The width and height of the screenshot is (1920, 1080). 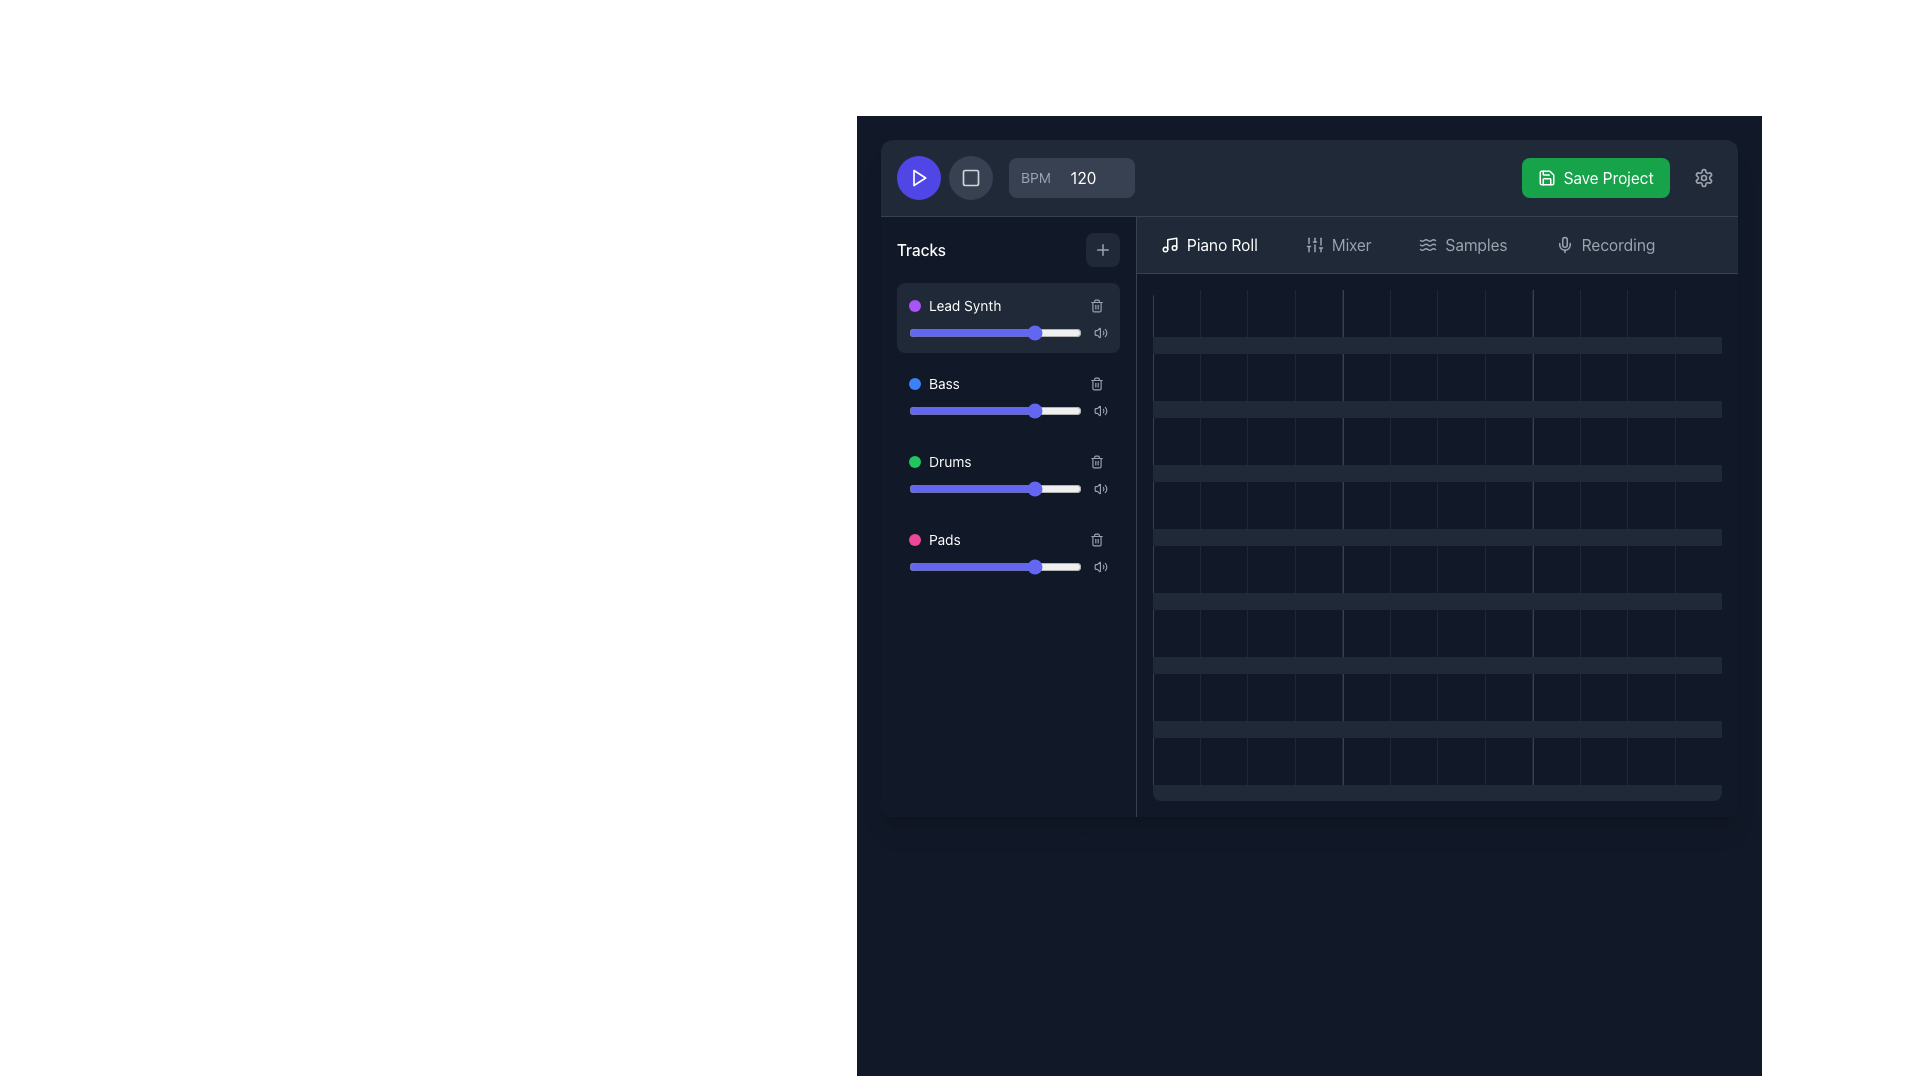 What do you see at coordinates (1555, 761) in the screenshot?
I see `the grid cell located in the bottom row, ninth column of the grid structure, which is used for designating specific inputs or activations` at bounding box center [1555, 761].